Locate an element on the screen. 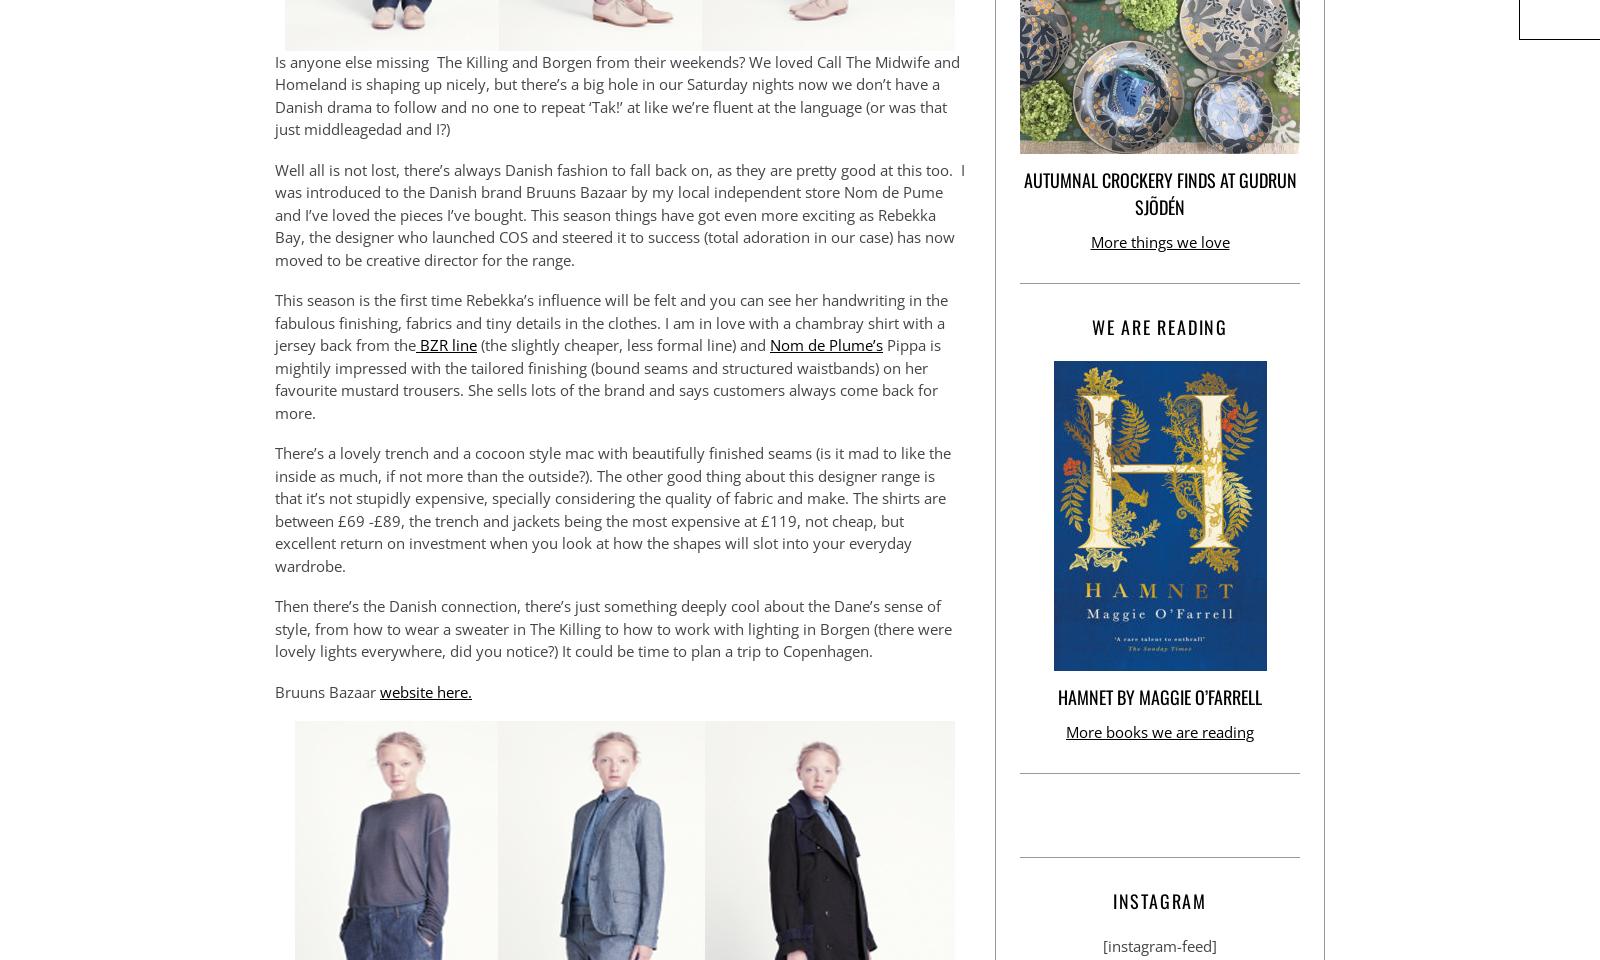 The height and width of the screenshot is (960, 1600). 'BZR line' is located at coordinates (415, 345).